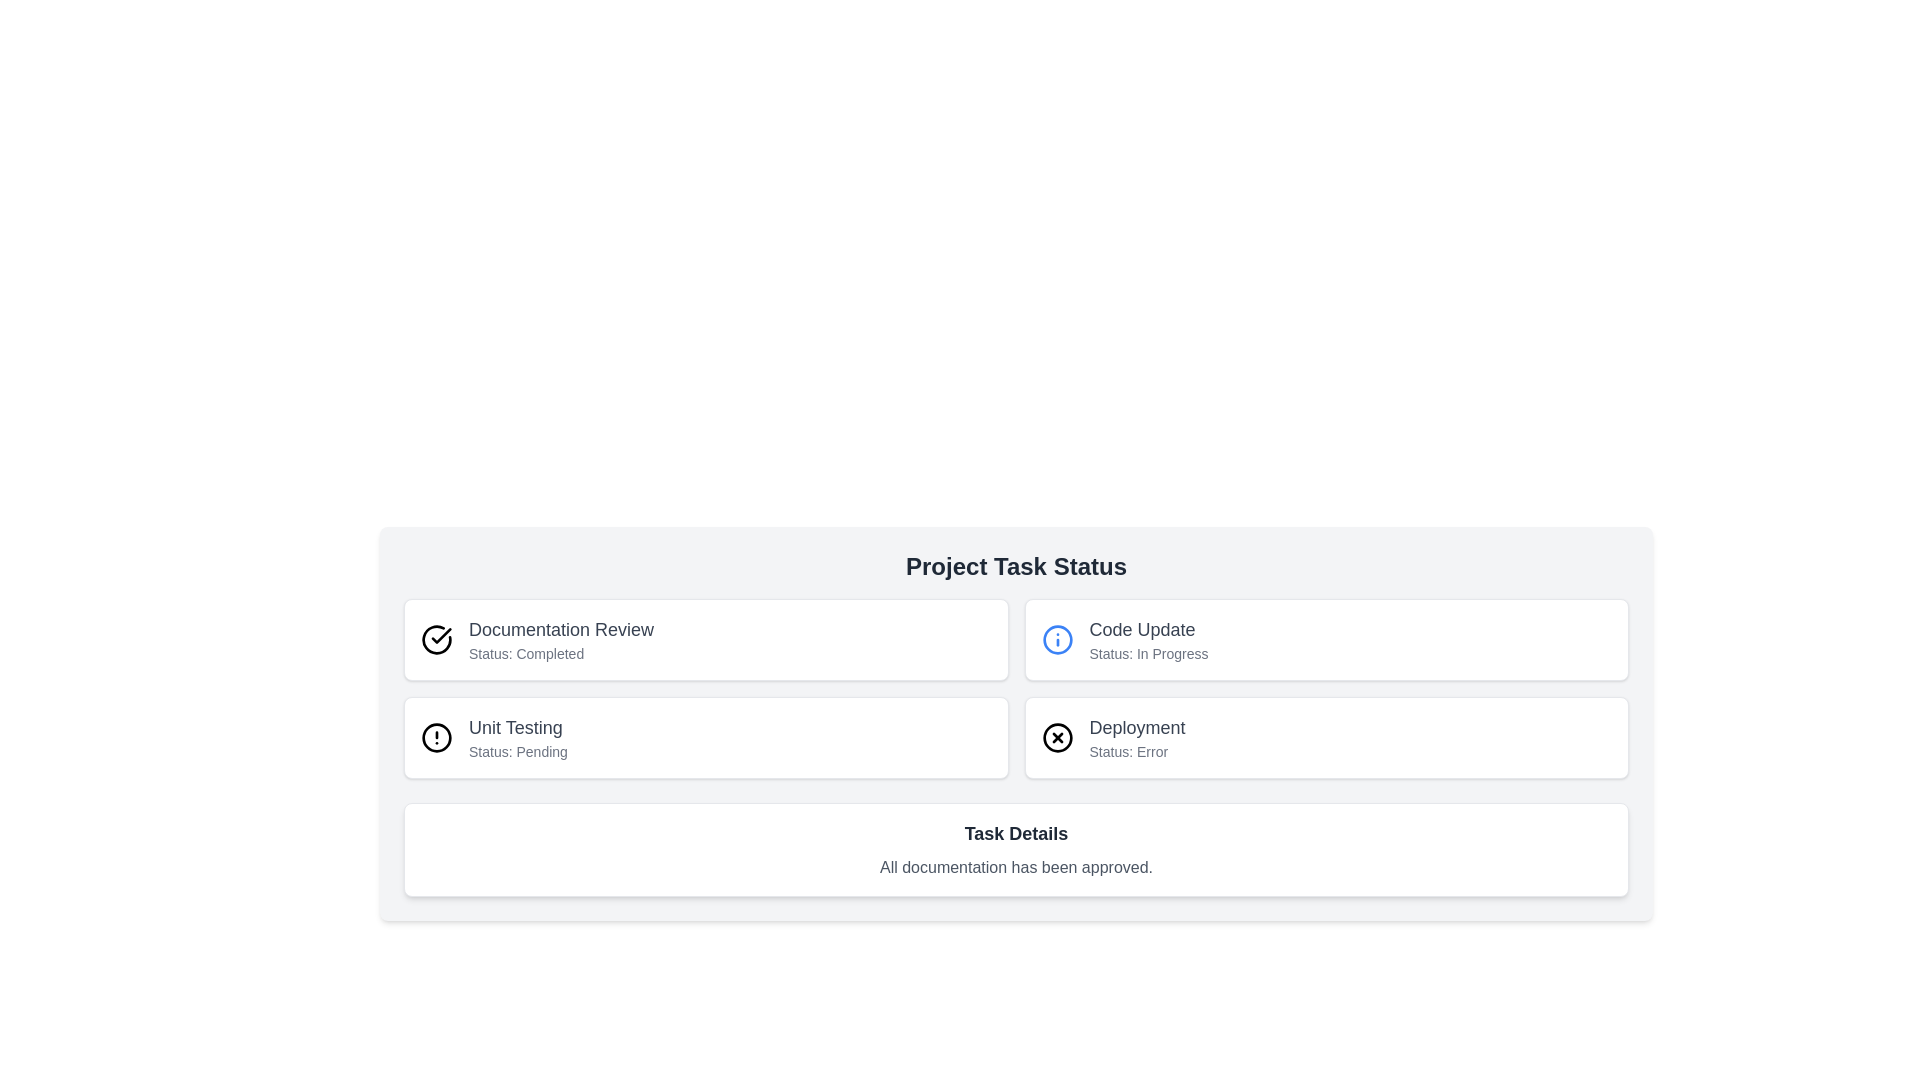  What do you see at coordinates (1326, 737) in the screenshot?
I see `the fourth card in the 'Project Task Status' section that displays the status of the 'Deployment' task as 'Error'` at bounding box center [1326, 737].